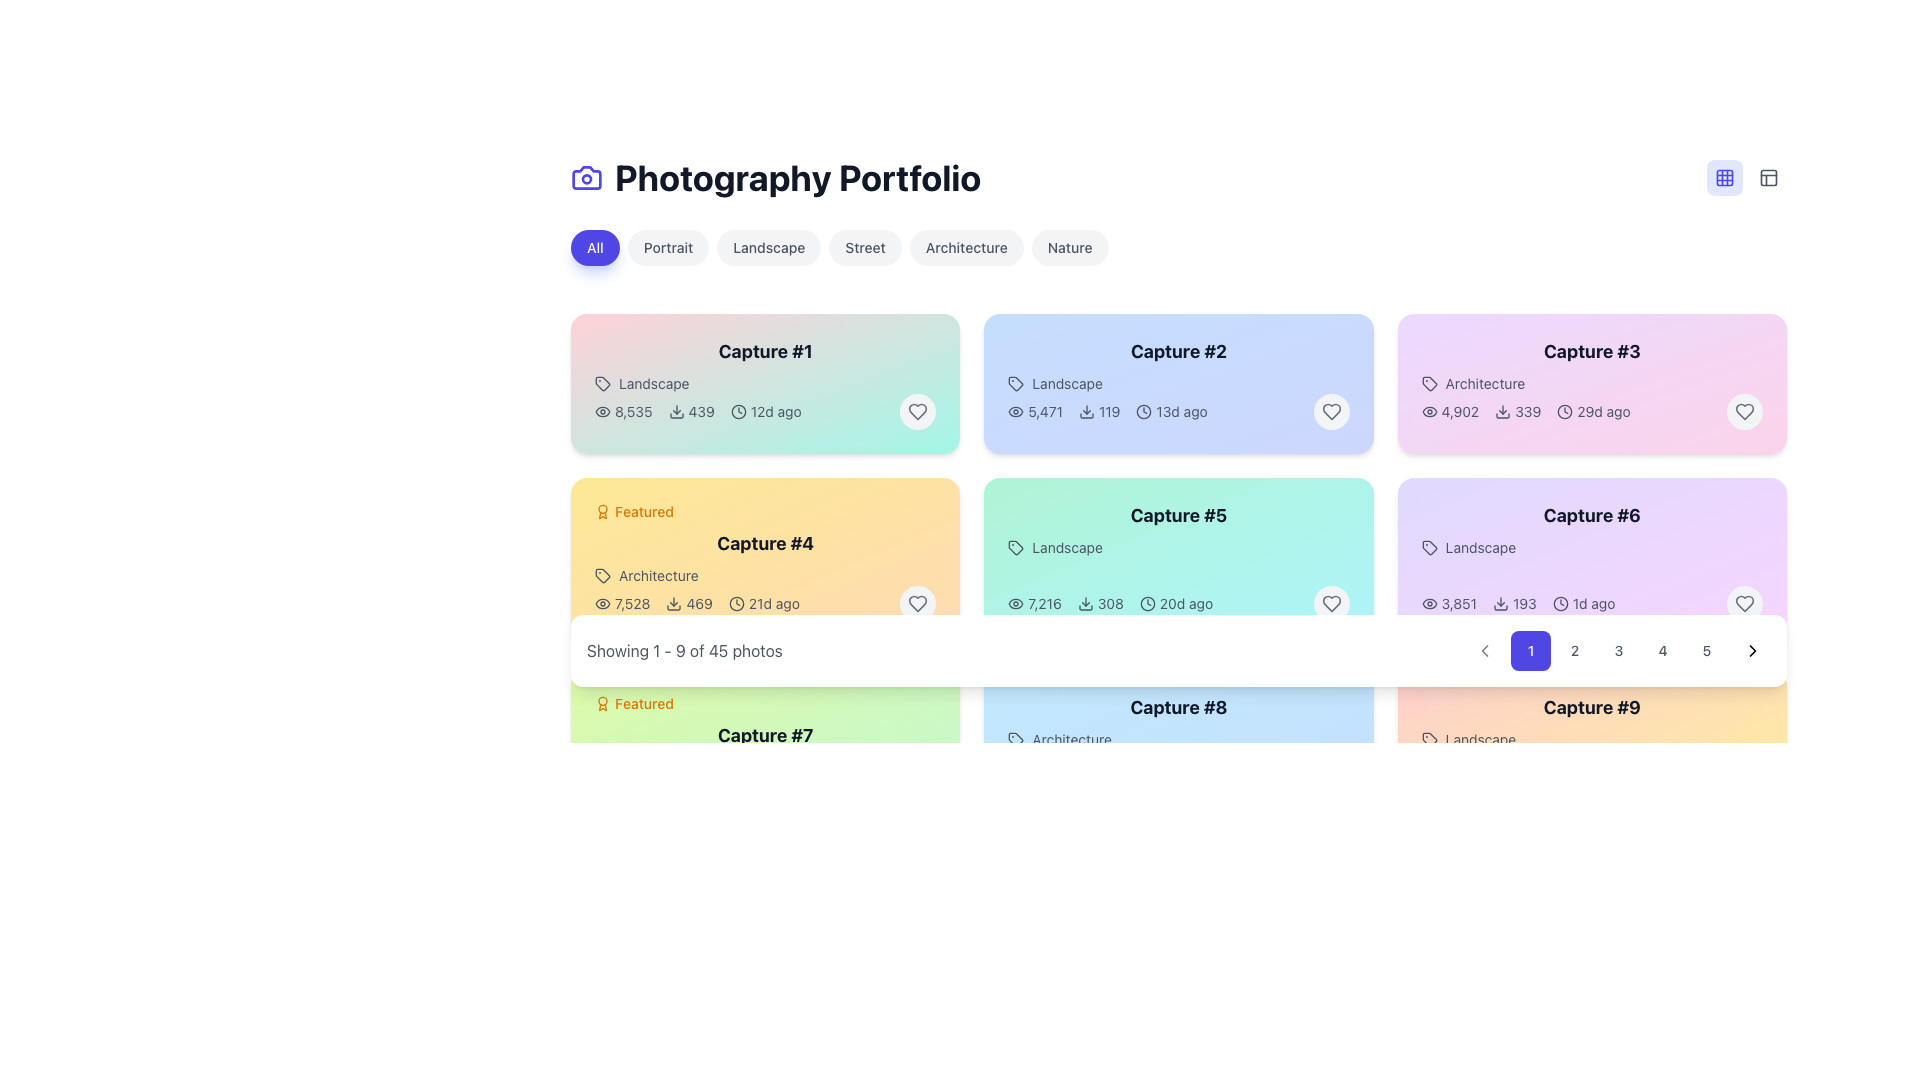 This screenshot has height=1080, width=1920. I want to click on the heart icon located in the bottom-right corner of the 'Capture #6' card for possible visual feedback, so click(1744, 603).